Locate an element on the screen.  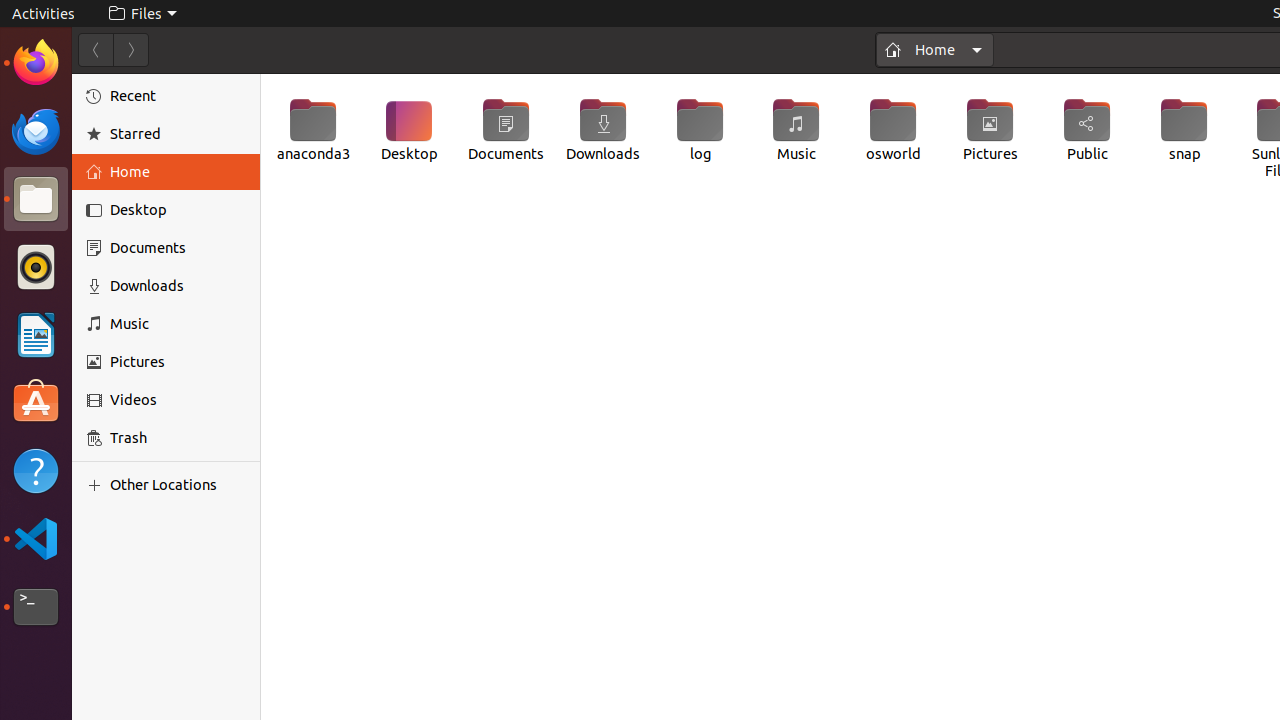
'Documents' is located at coordinates (505, 130).